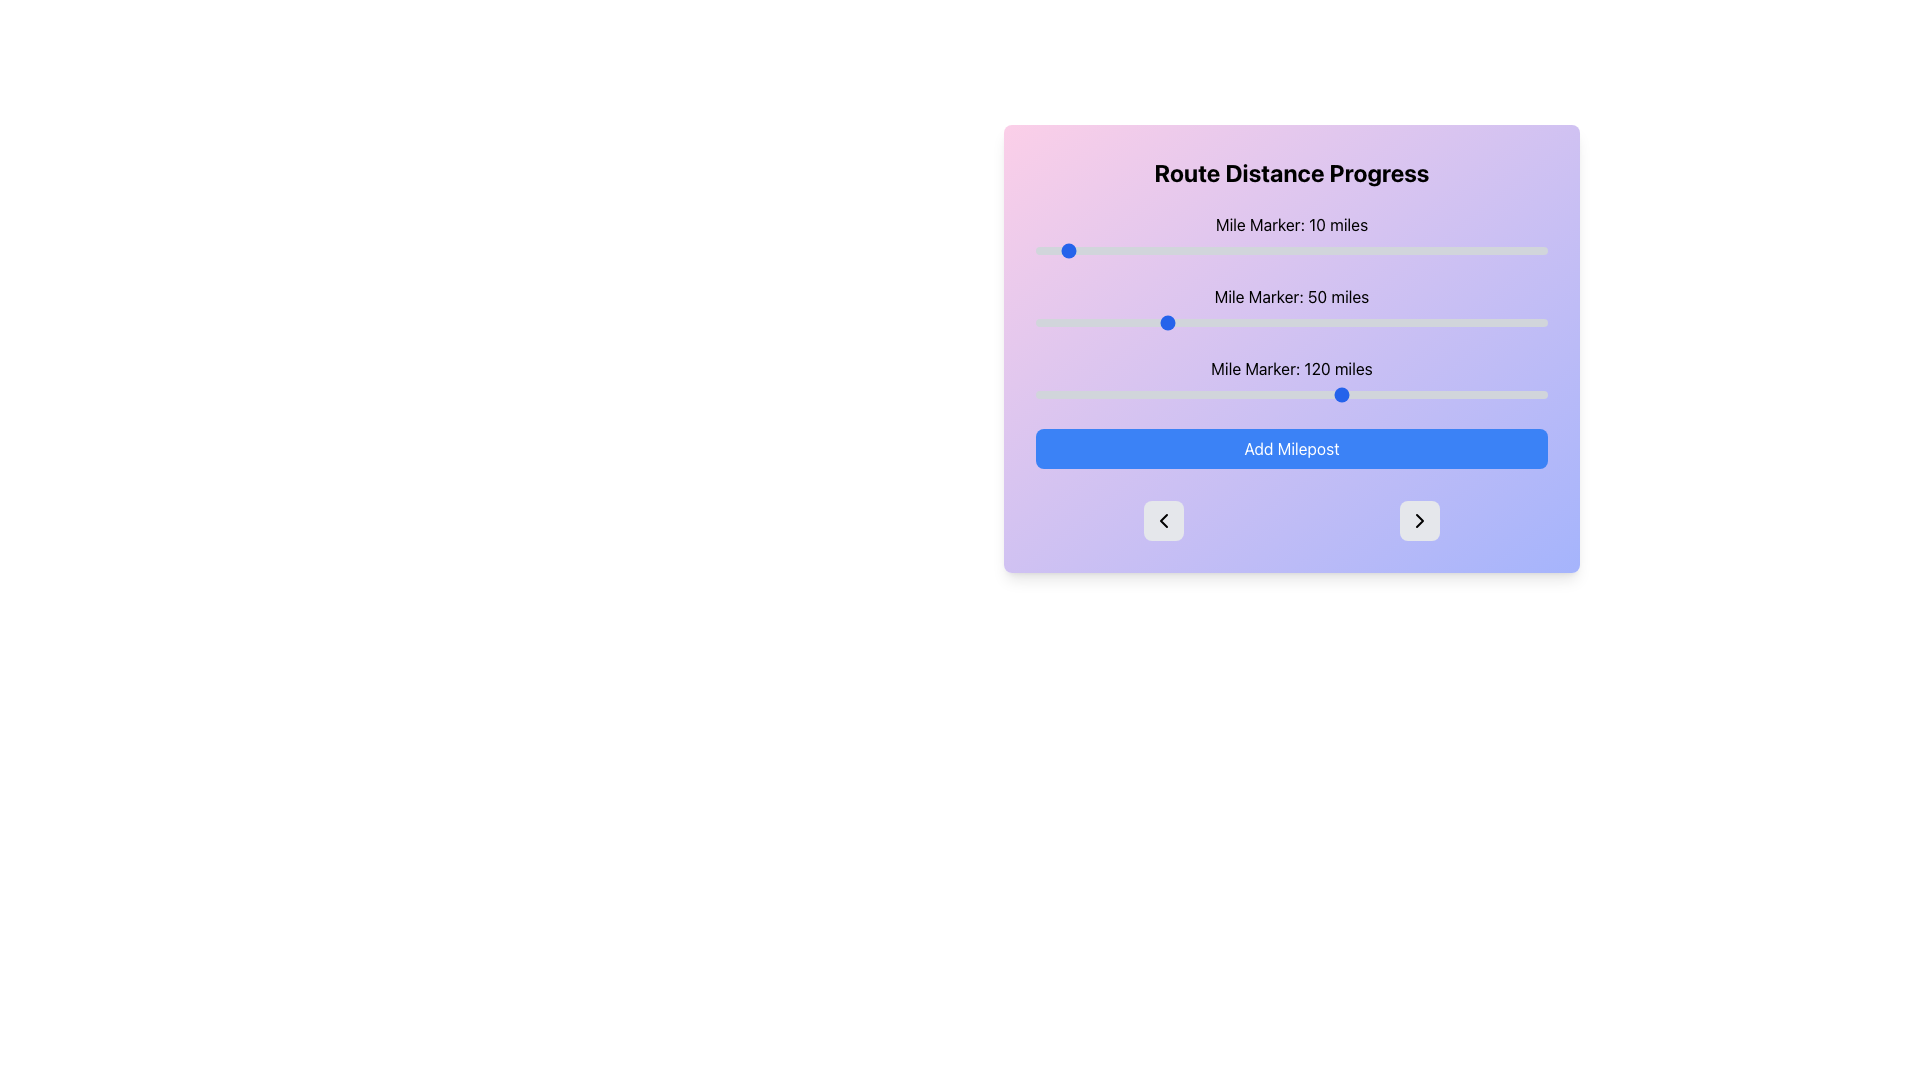  Describe the element at coordinates (1101, 394) in the screenshot. I see `the mile marker` at that location.